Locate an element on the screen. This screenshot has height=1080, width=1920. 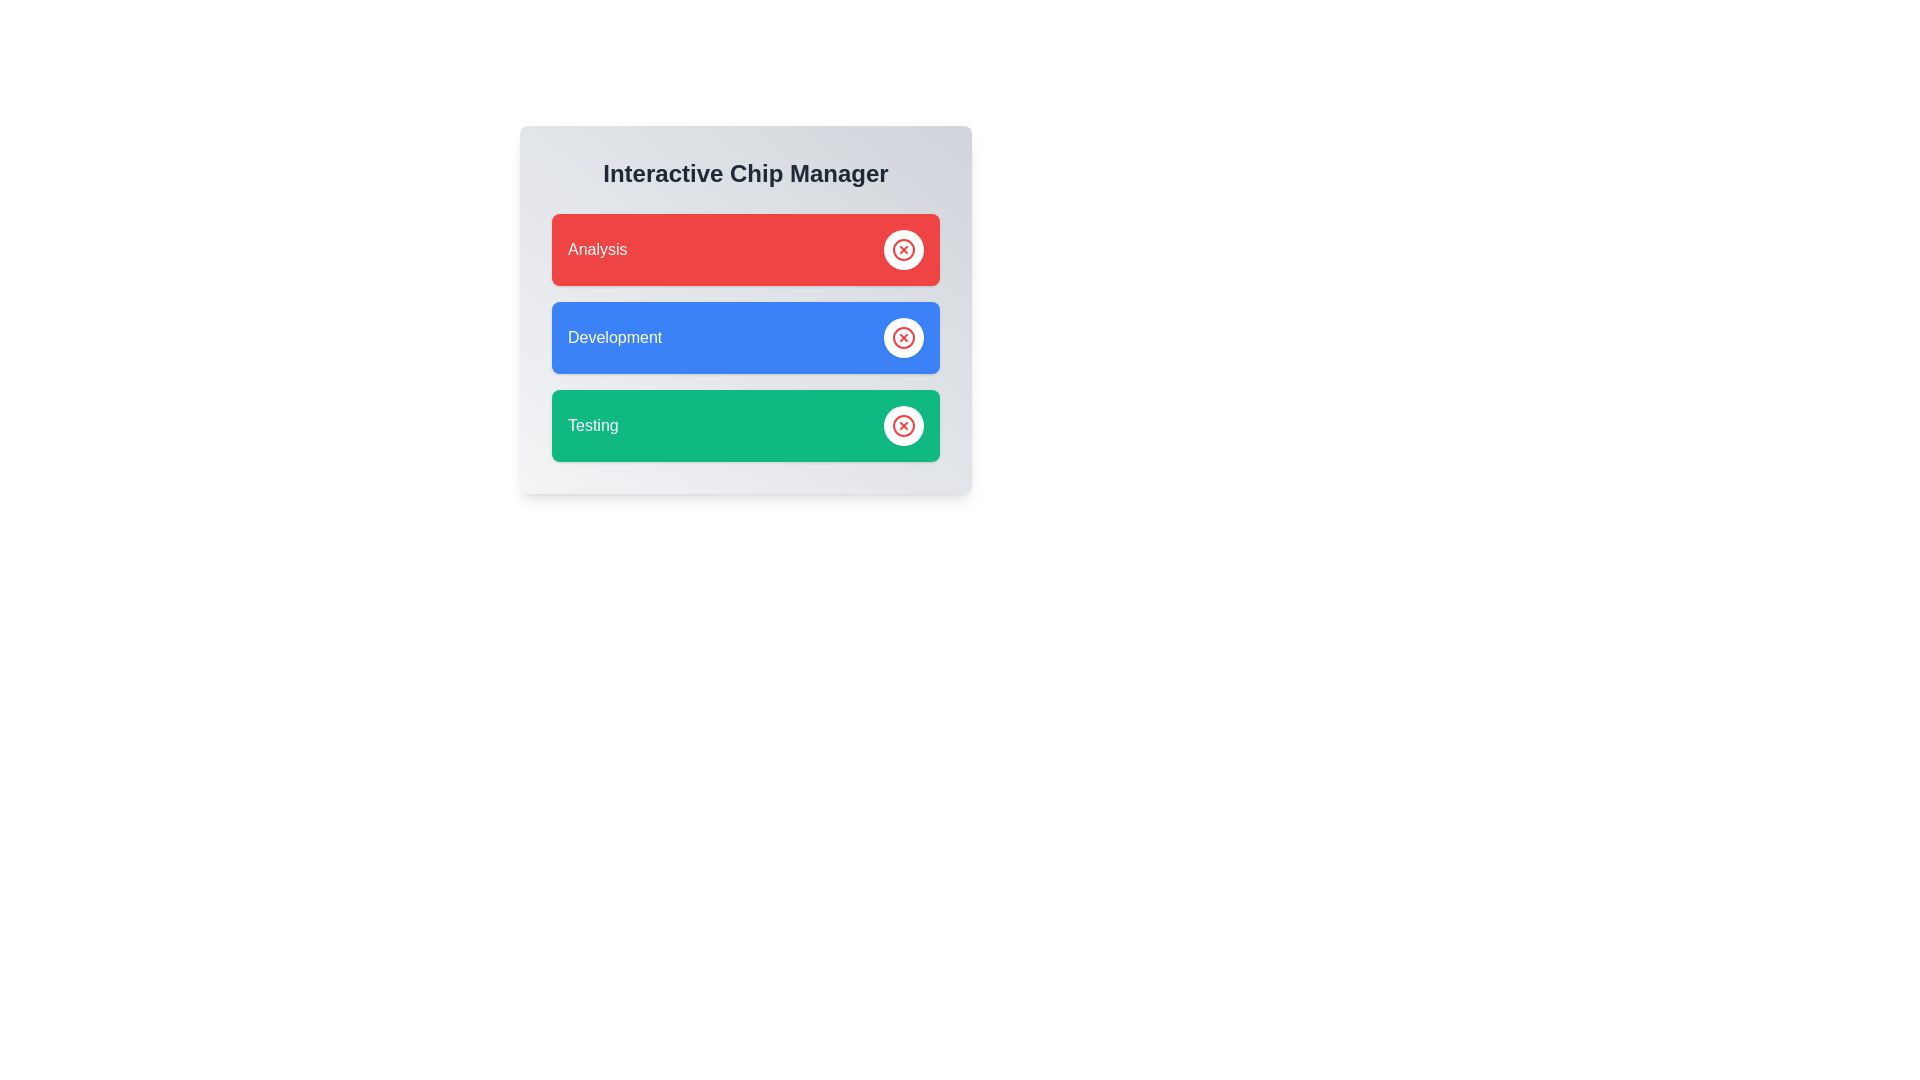
the close button of the 'Development' chip to remove it is located at coordinates (902, 337).